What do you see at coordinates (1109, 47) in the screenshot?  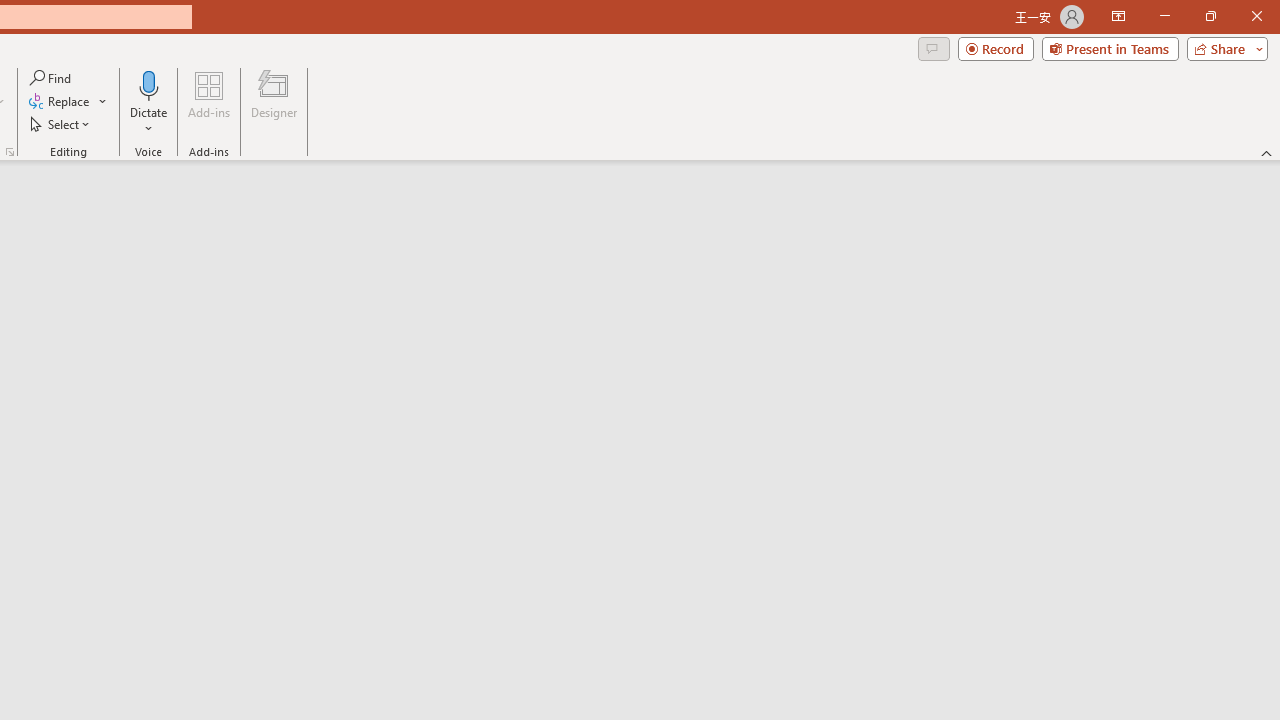 I see `'Present in Teams'` at bounding box center [1109, 47].